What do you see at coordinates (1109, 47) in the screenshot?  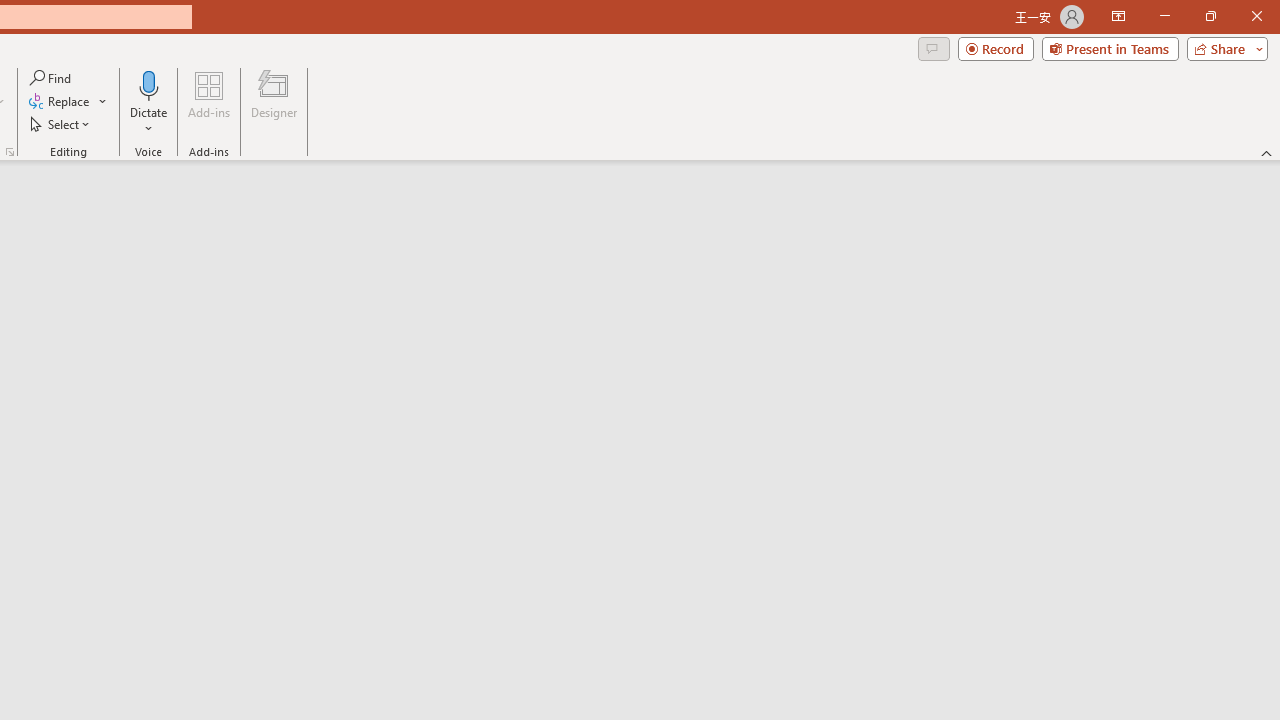 I see `'Present in Teams'` at bounding box center [1109, 47].